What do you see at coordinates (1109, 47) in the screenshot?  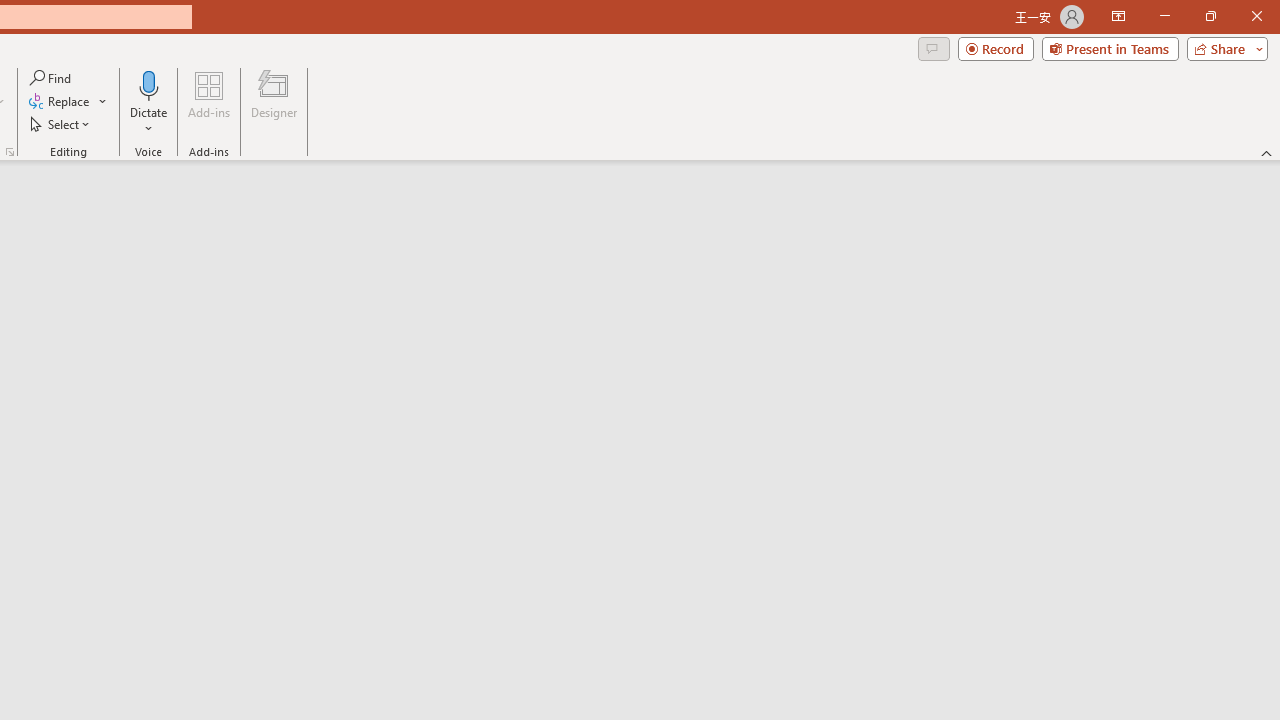 I see `'Present in Teams'` at bounding box center [1109, 47].